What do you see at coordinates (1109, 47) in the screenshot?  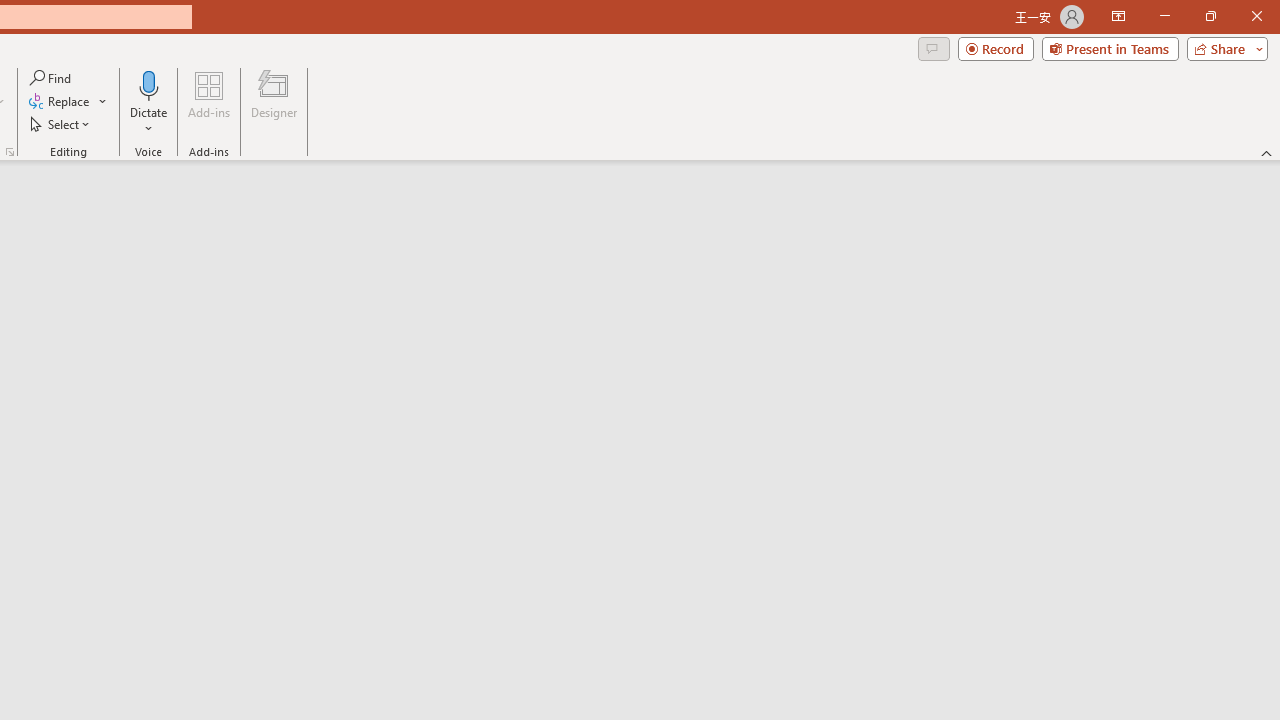 I see `'Present in Teams'` at bounding box center [1109, 47].